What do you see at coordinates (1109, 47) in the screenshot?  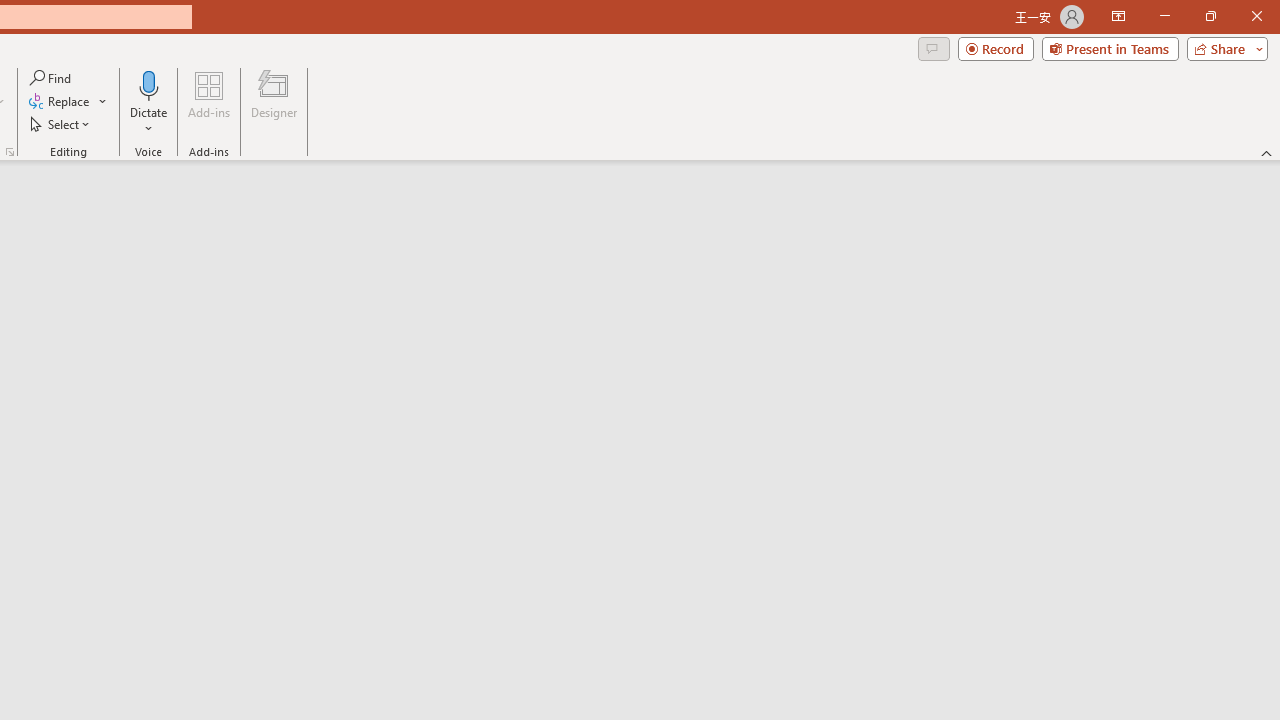 I see `'Present in Teams'` at bounding box center [1109, 47].